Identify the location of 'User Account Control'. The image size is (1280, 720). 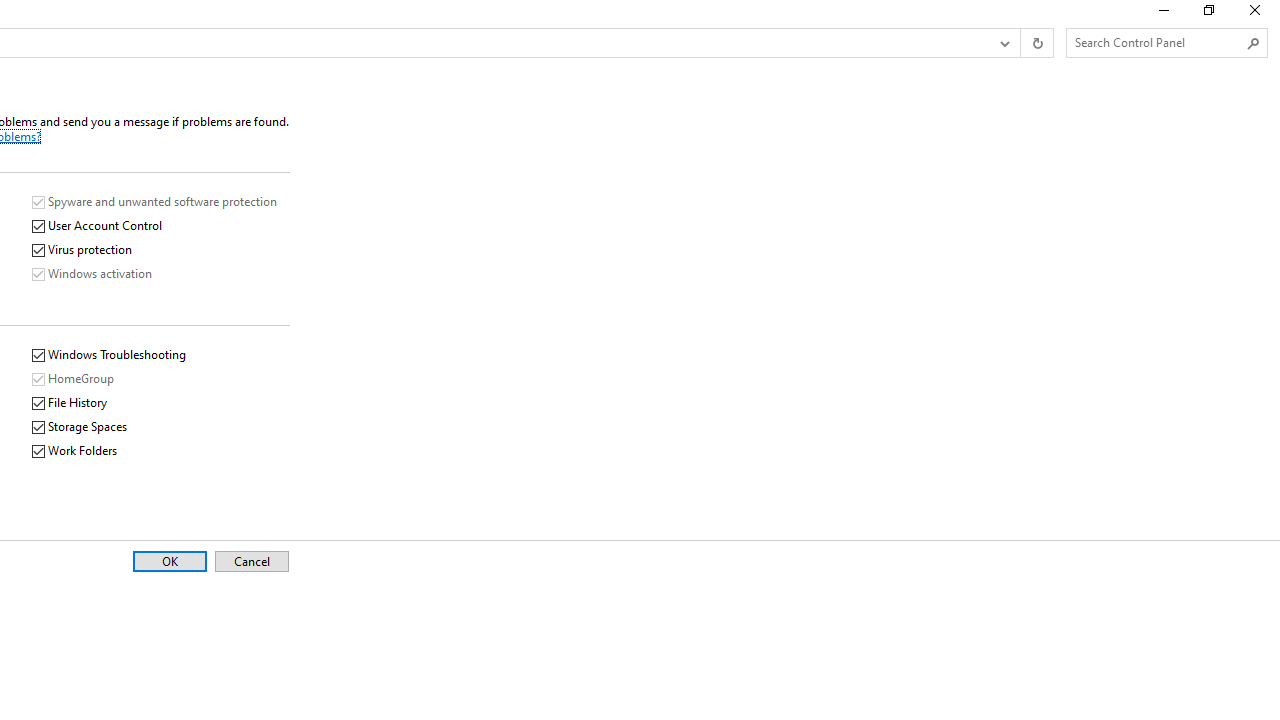
(96, 225).